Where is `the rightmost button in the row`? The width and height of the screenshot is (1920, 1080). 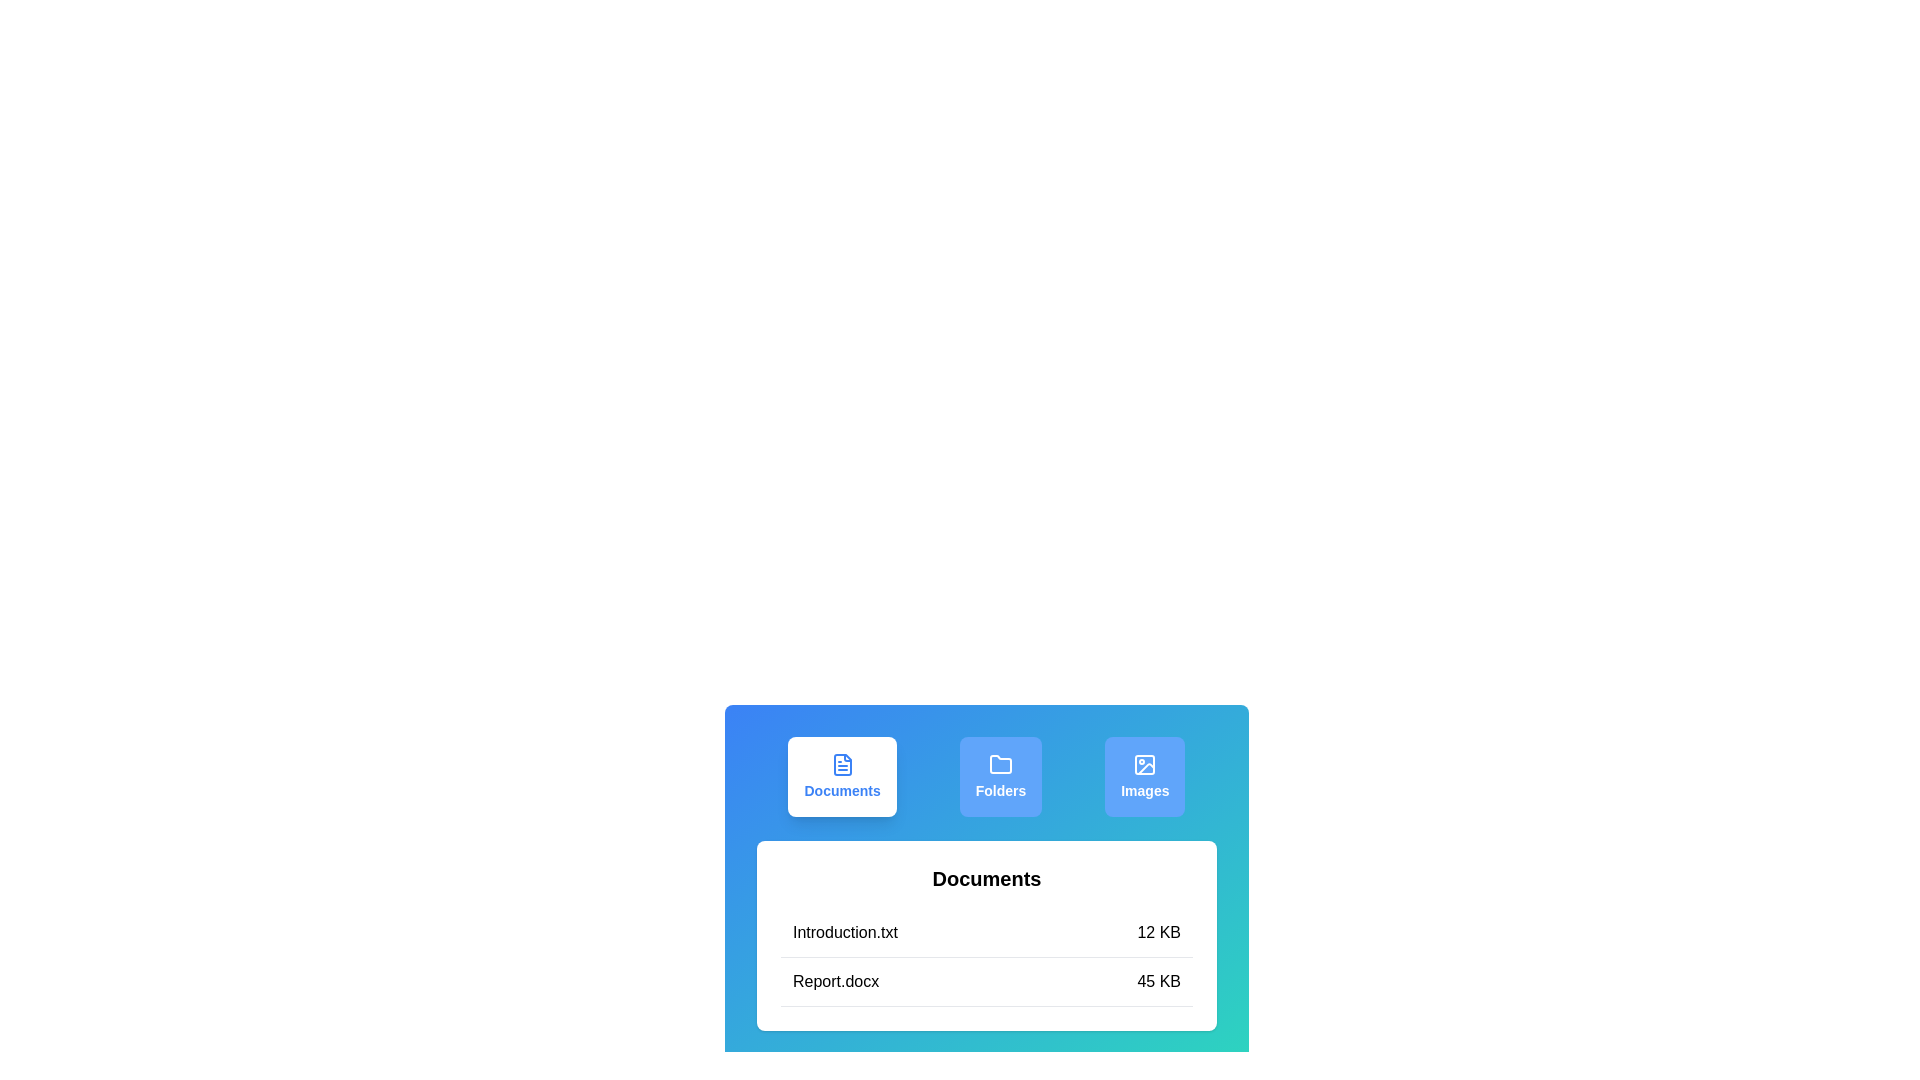 the rightmost button in the row is located at coordinates (1145, 775).